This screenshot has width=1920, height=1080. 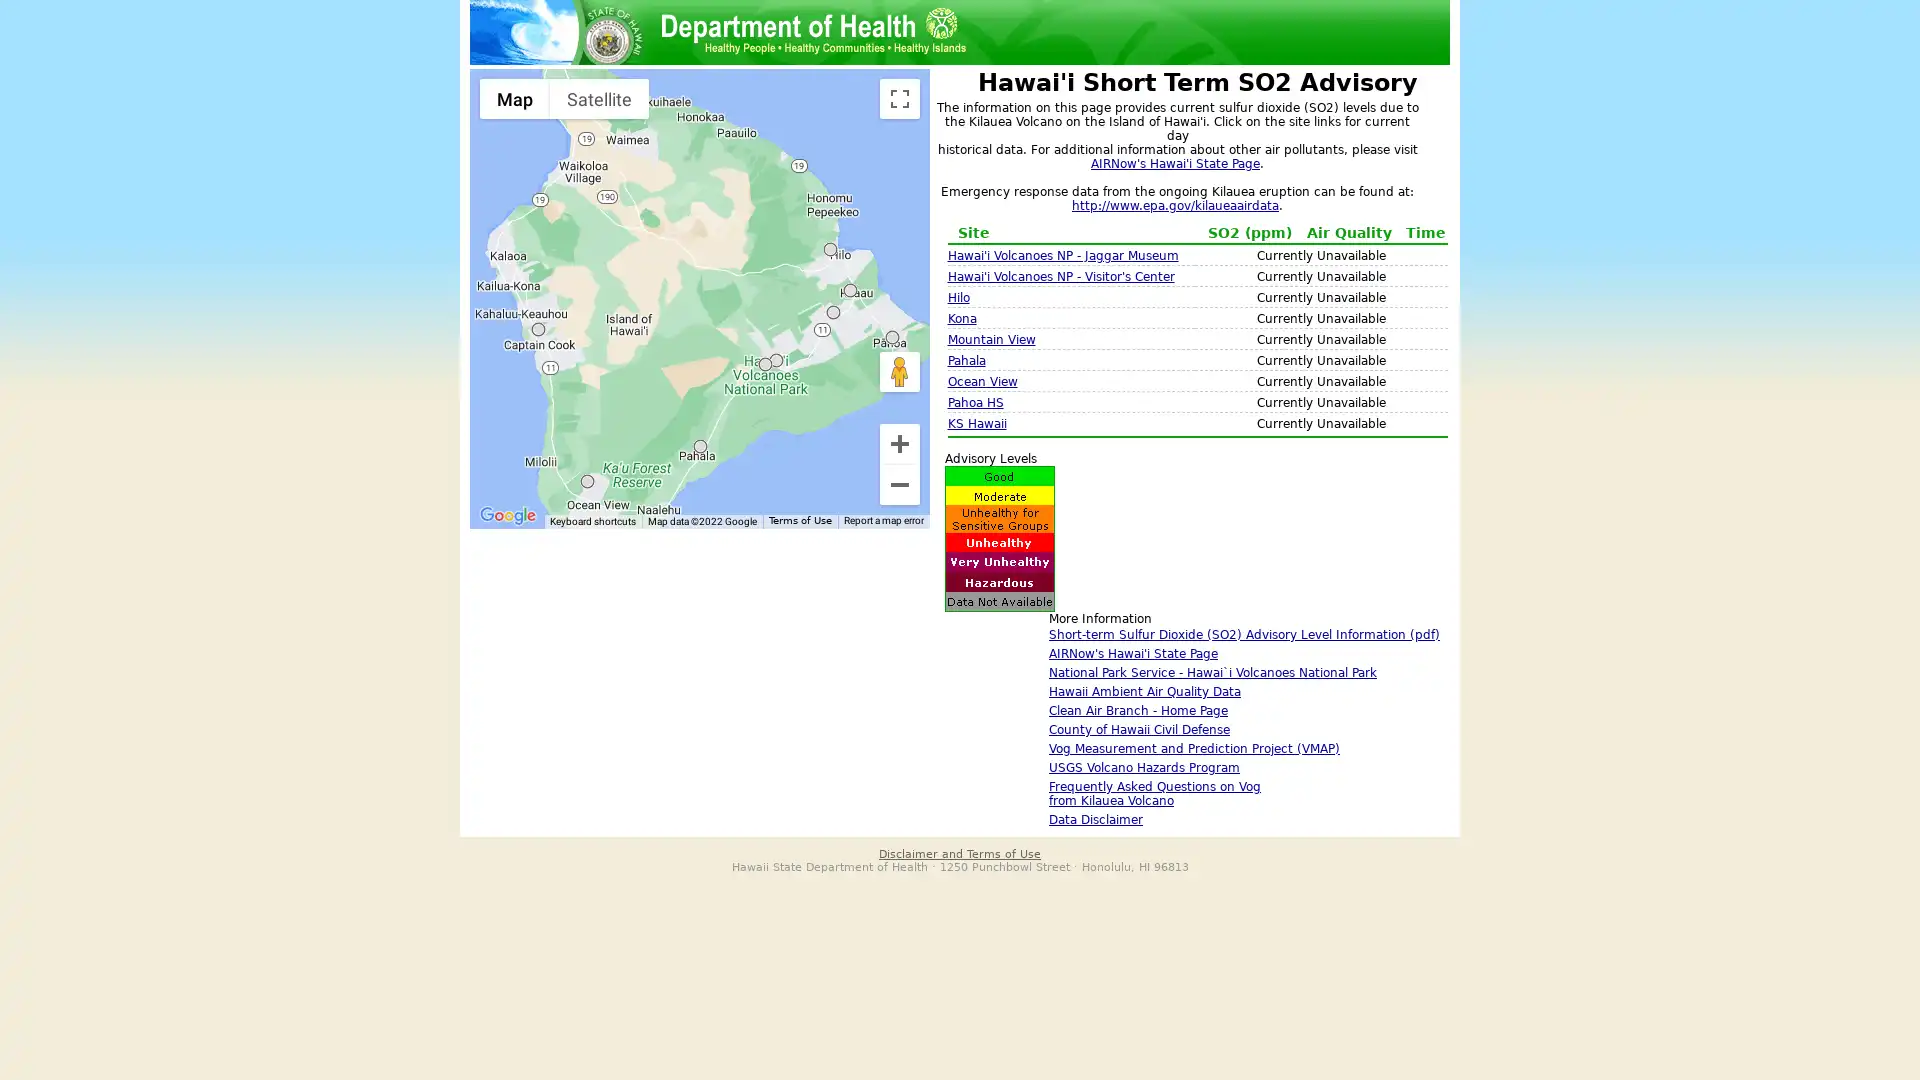 What do you see at coordinates (899, 485) in the screenshot?
I see `Zoom out` at bounding box center [899, 485].